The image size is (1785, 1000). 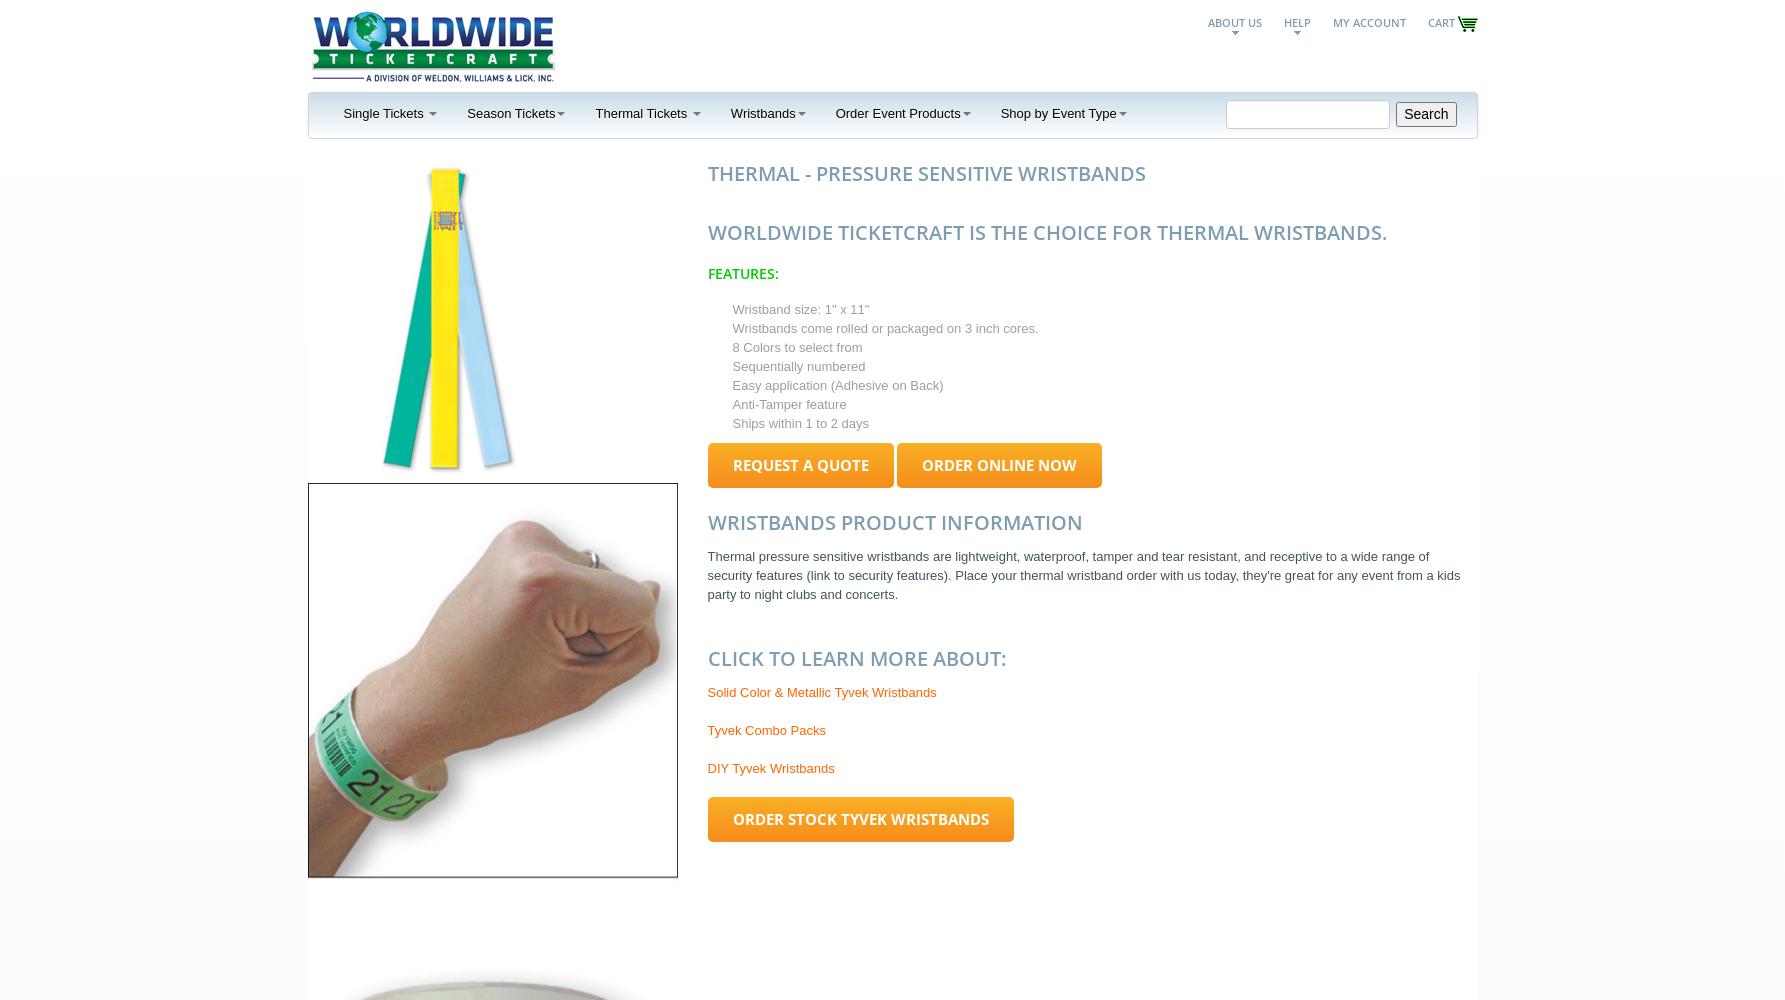 What do you see at coordinates (896, 111) in the screenshot?
I see `'Order Event Products'` at bounding box center [896, 111].